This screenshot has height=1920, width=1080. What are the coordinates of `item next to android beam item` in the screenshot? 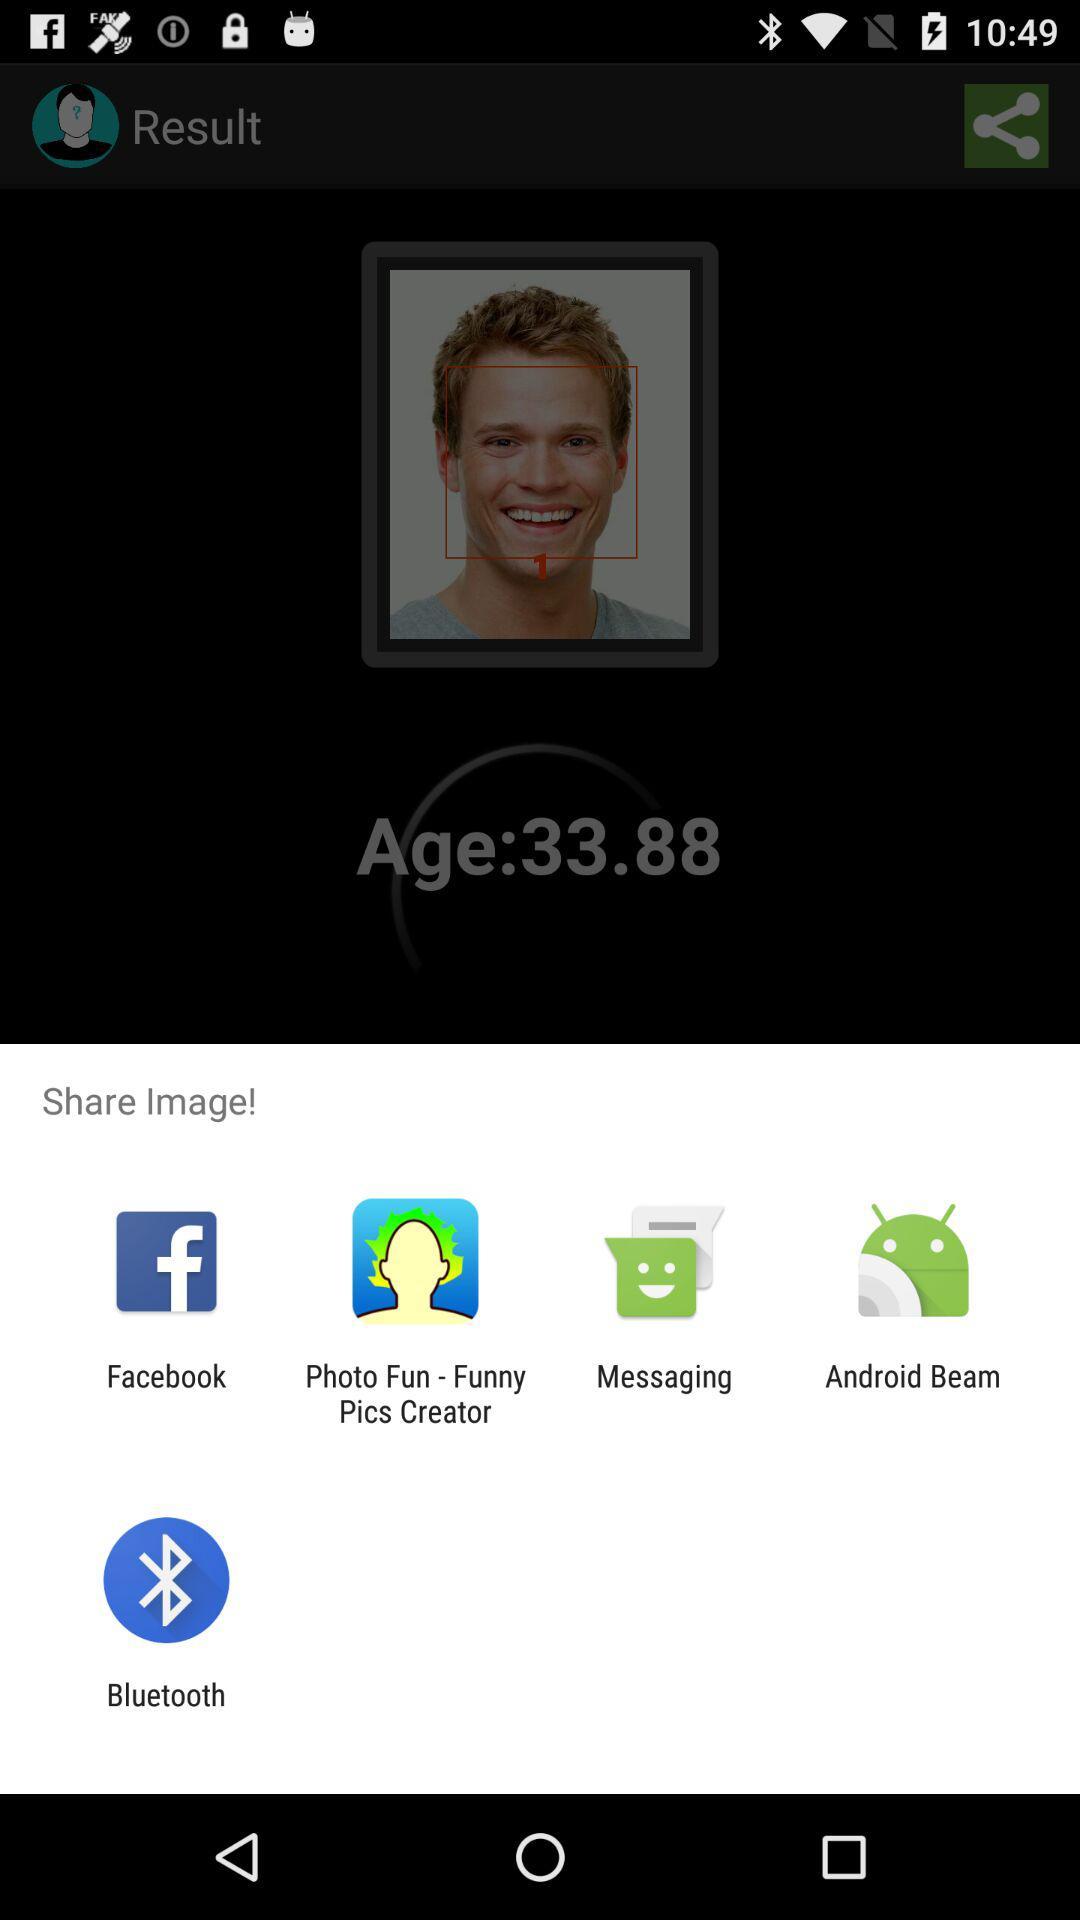 It's located at (664, 1392).